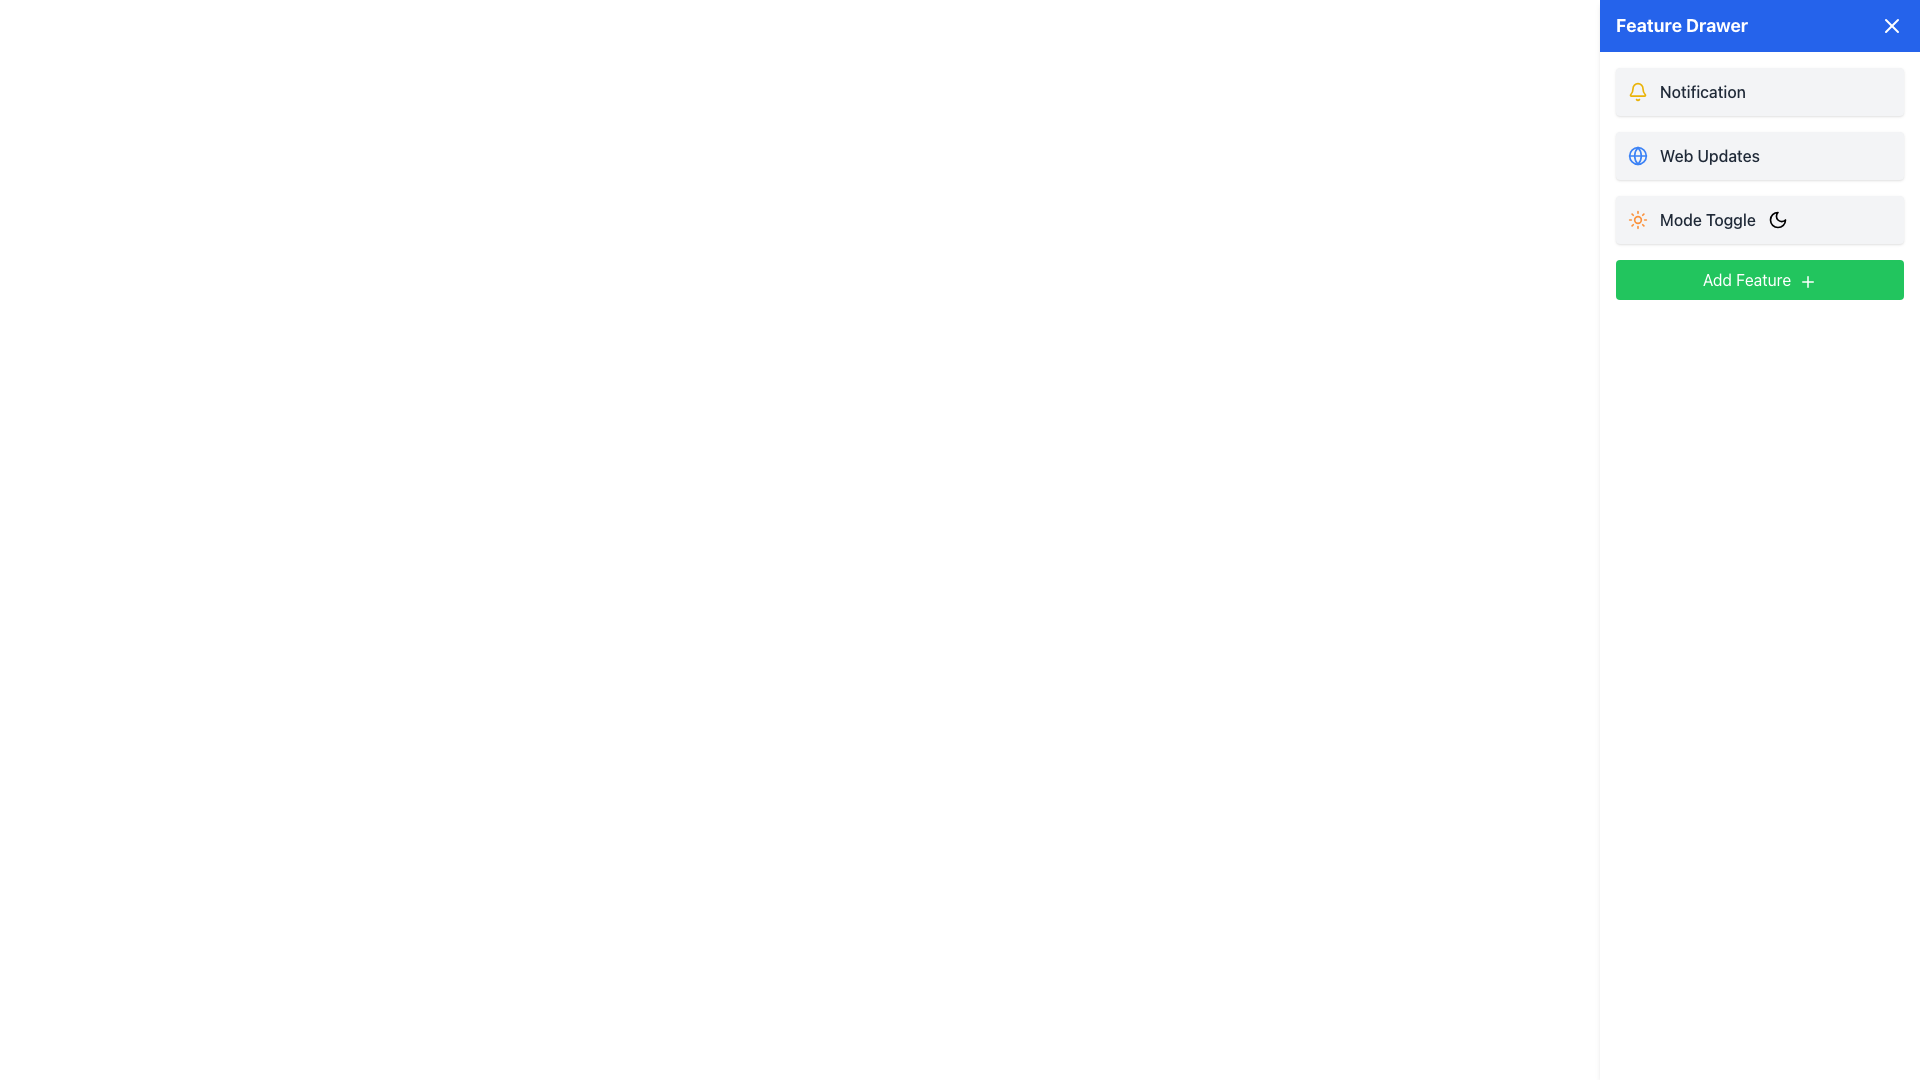  Describe the element at coordinates (1890, 26) in the screenshot. I see `the close button located at the far right of the header bar for the 'Feature Drawer' panel to observe any hover effects` at that location.